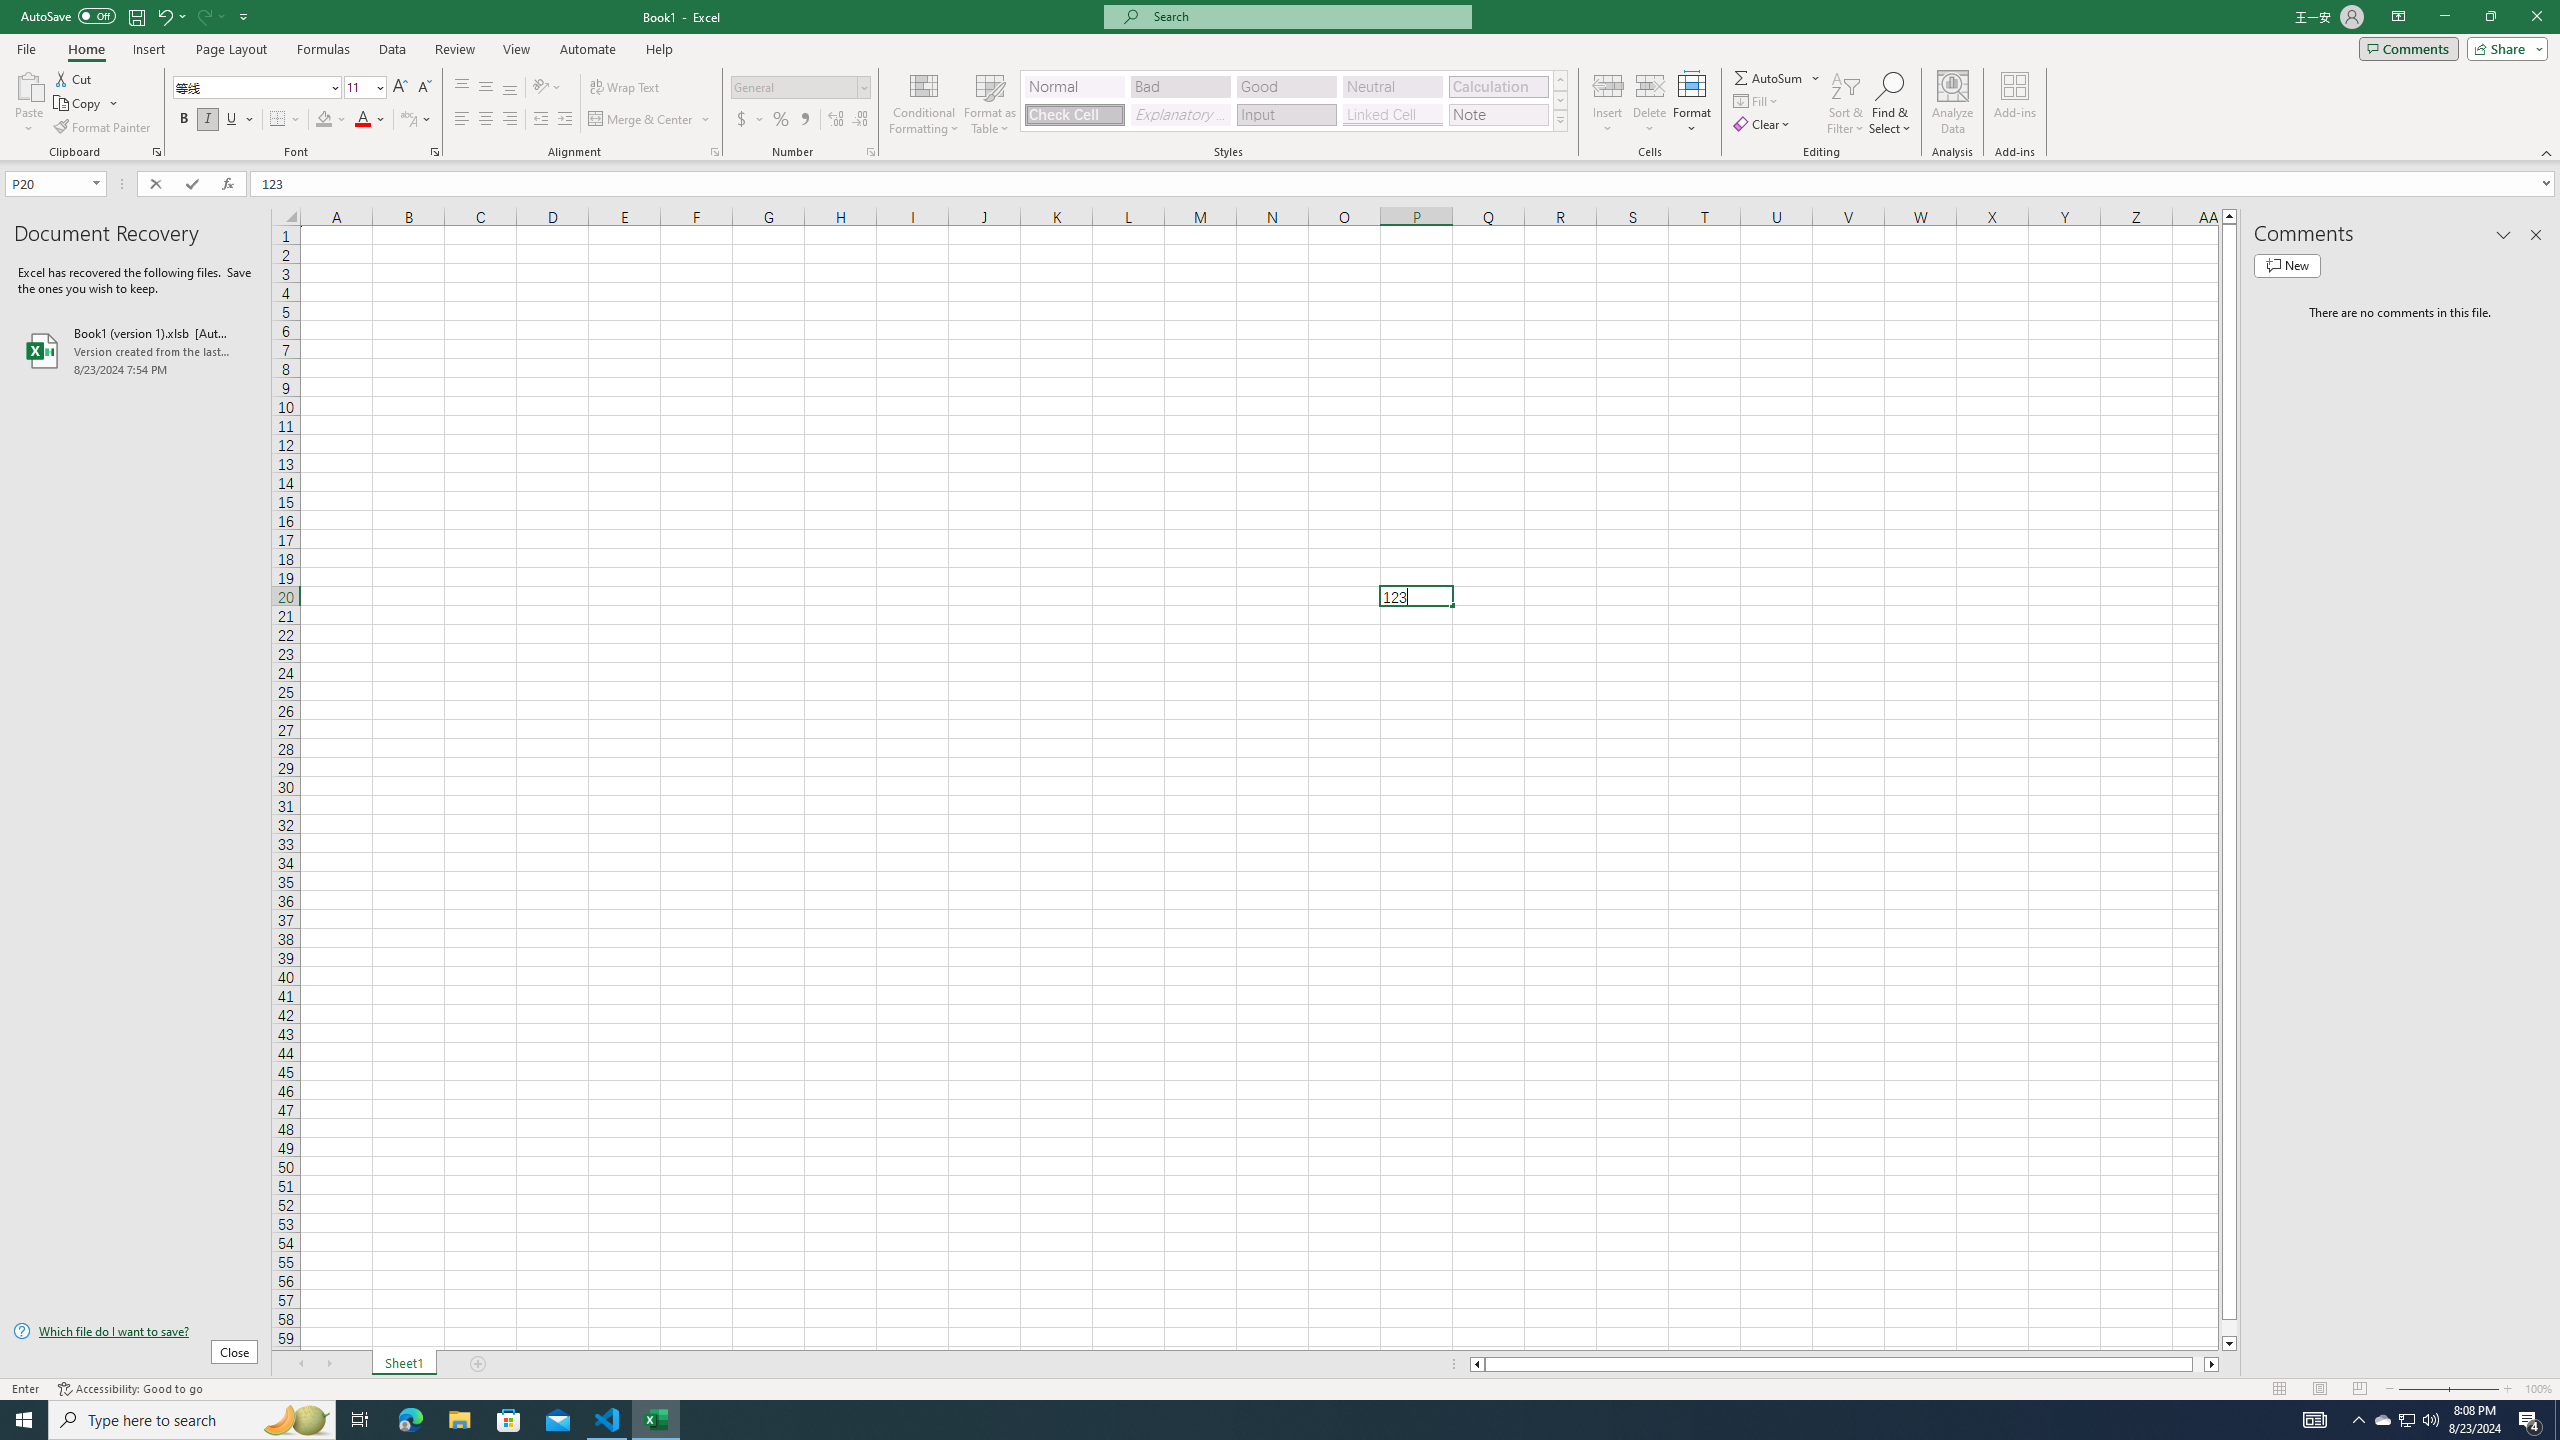 This screenshot has height=1440, width=2560. I want to click on 'Good', so click(1285, 87).